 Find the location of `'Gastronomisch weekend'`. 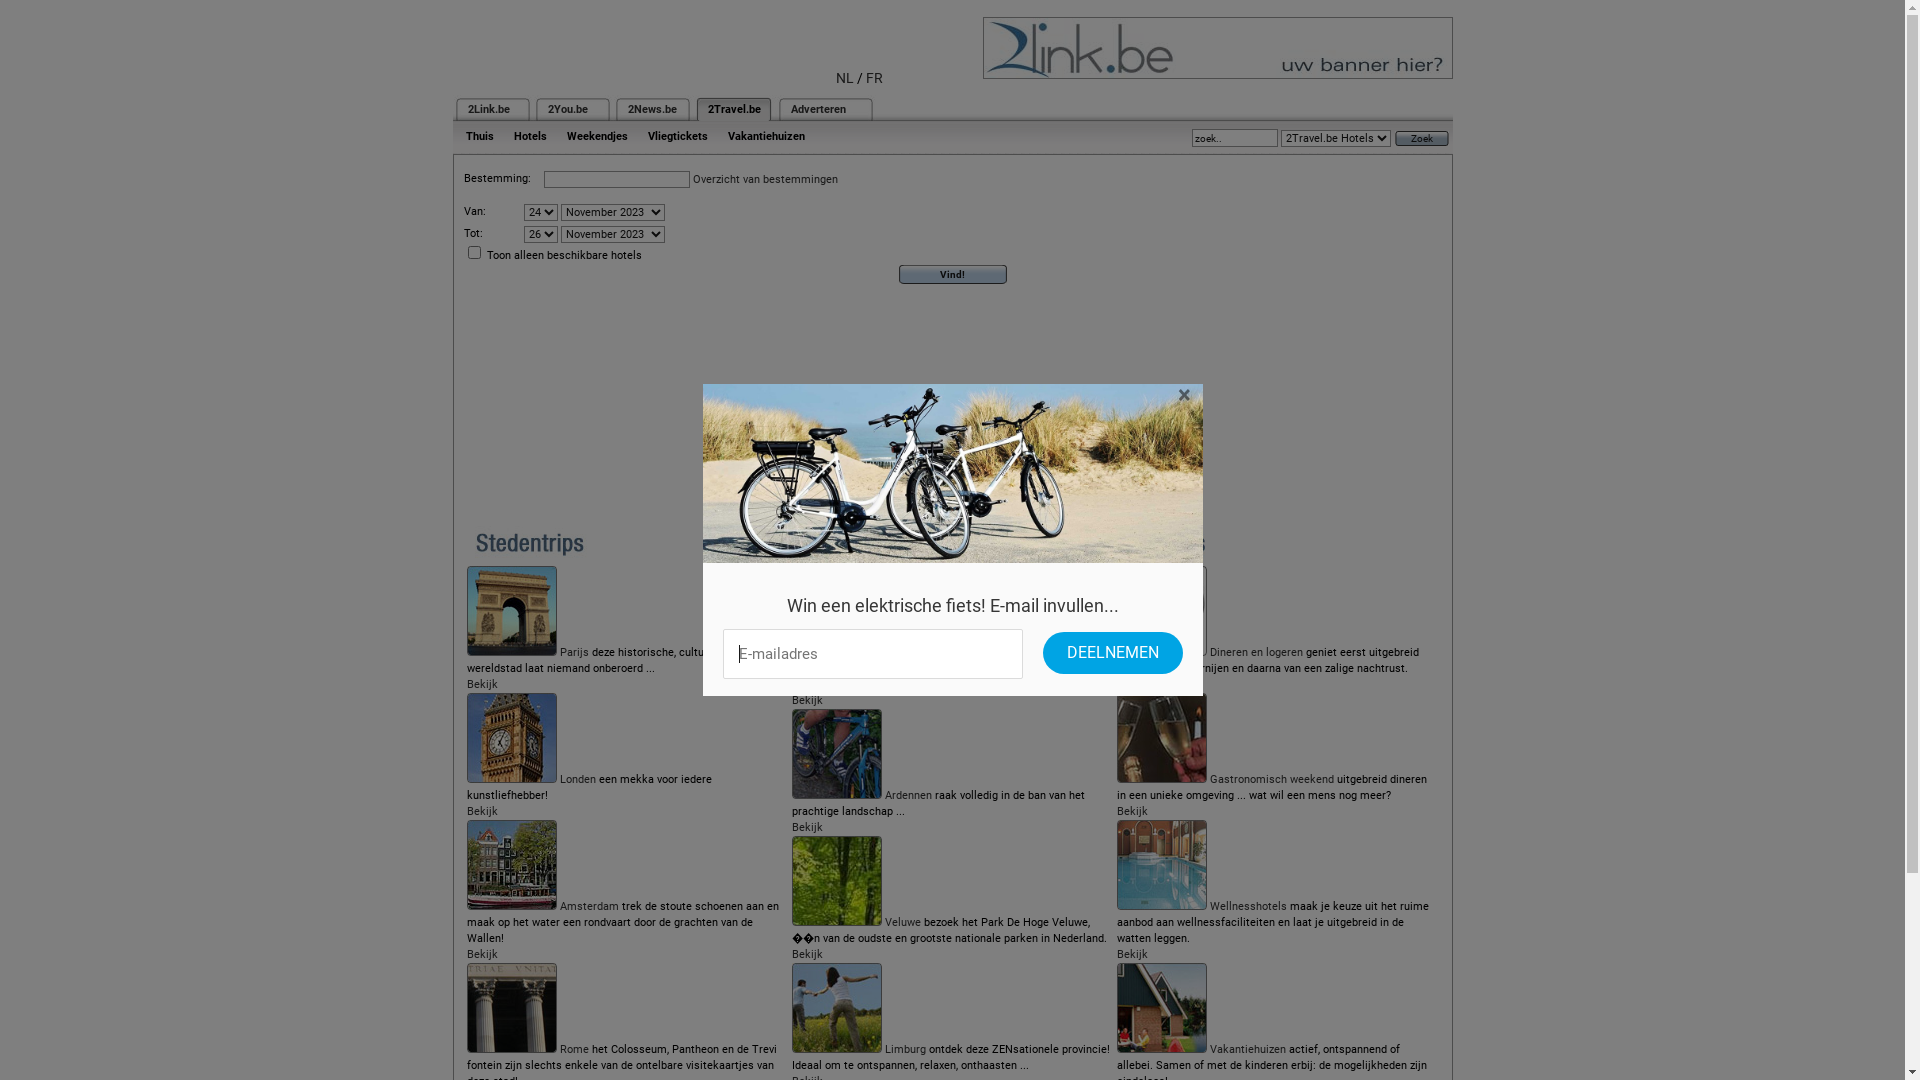

'Gastronomisch weekend' is located at coordinates (1271, 778).